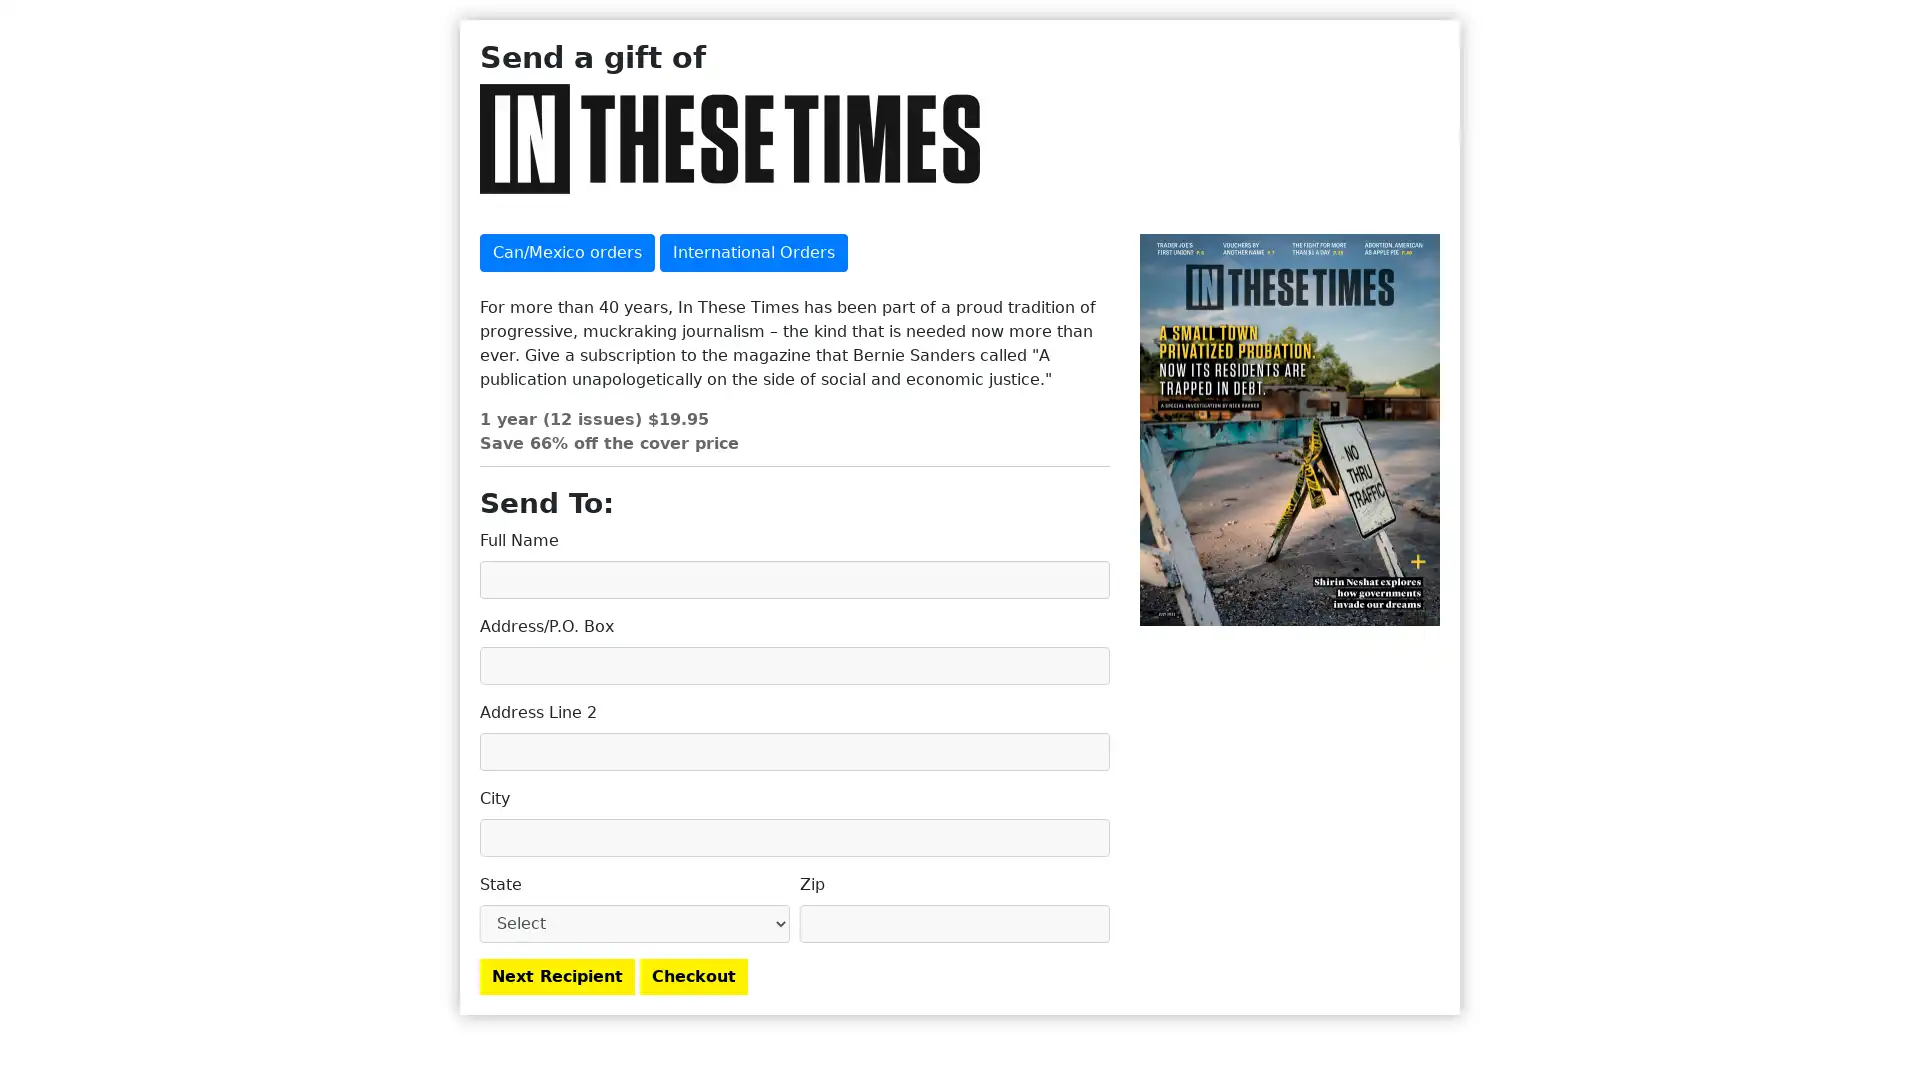 The width and height of the screenshot is (1920, 1080). What do you see at coordinates (752, 252) in the screenshot?
I see `International Orders` at bounding box center [752, 252].